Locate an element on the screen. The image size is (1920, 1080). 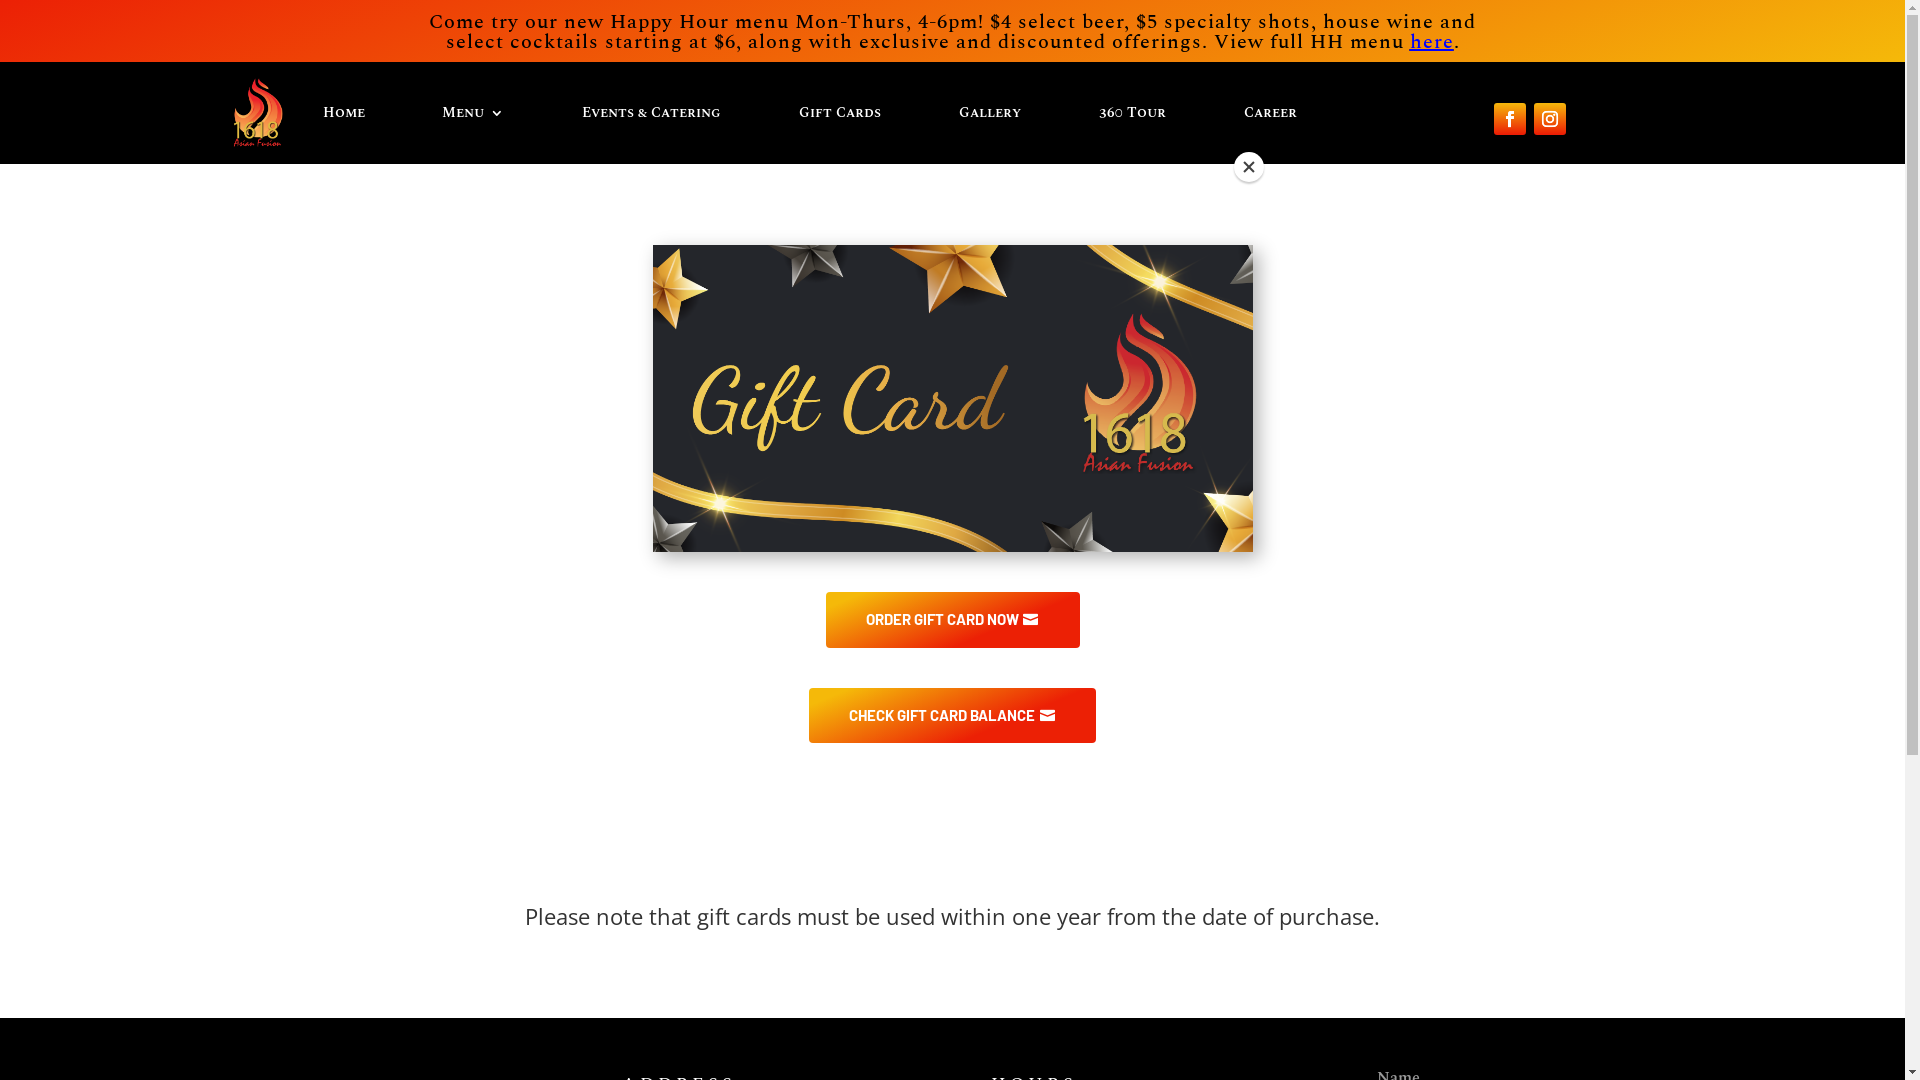
'Follow on Facebook' is located at coordinates (1493, 119).